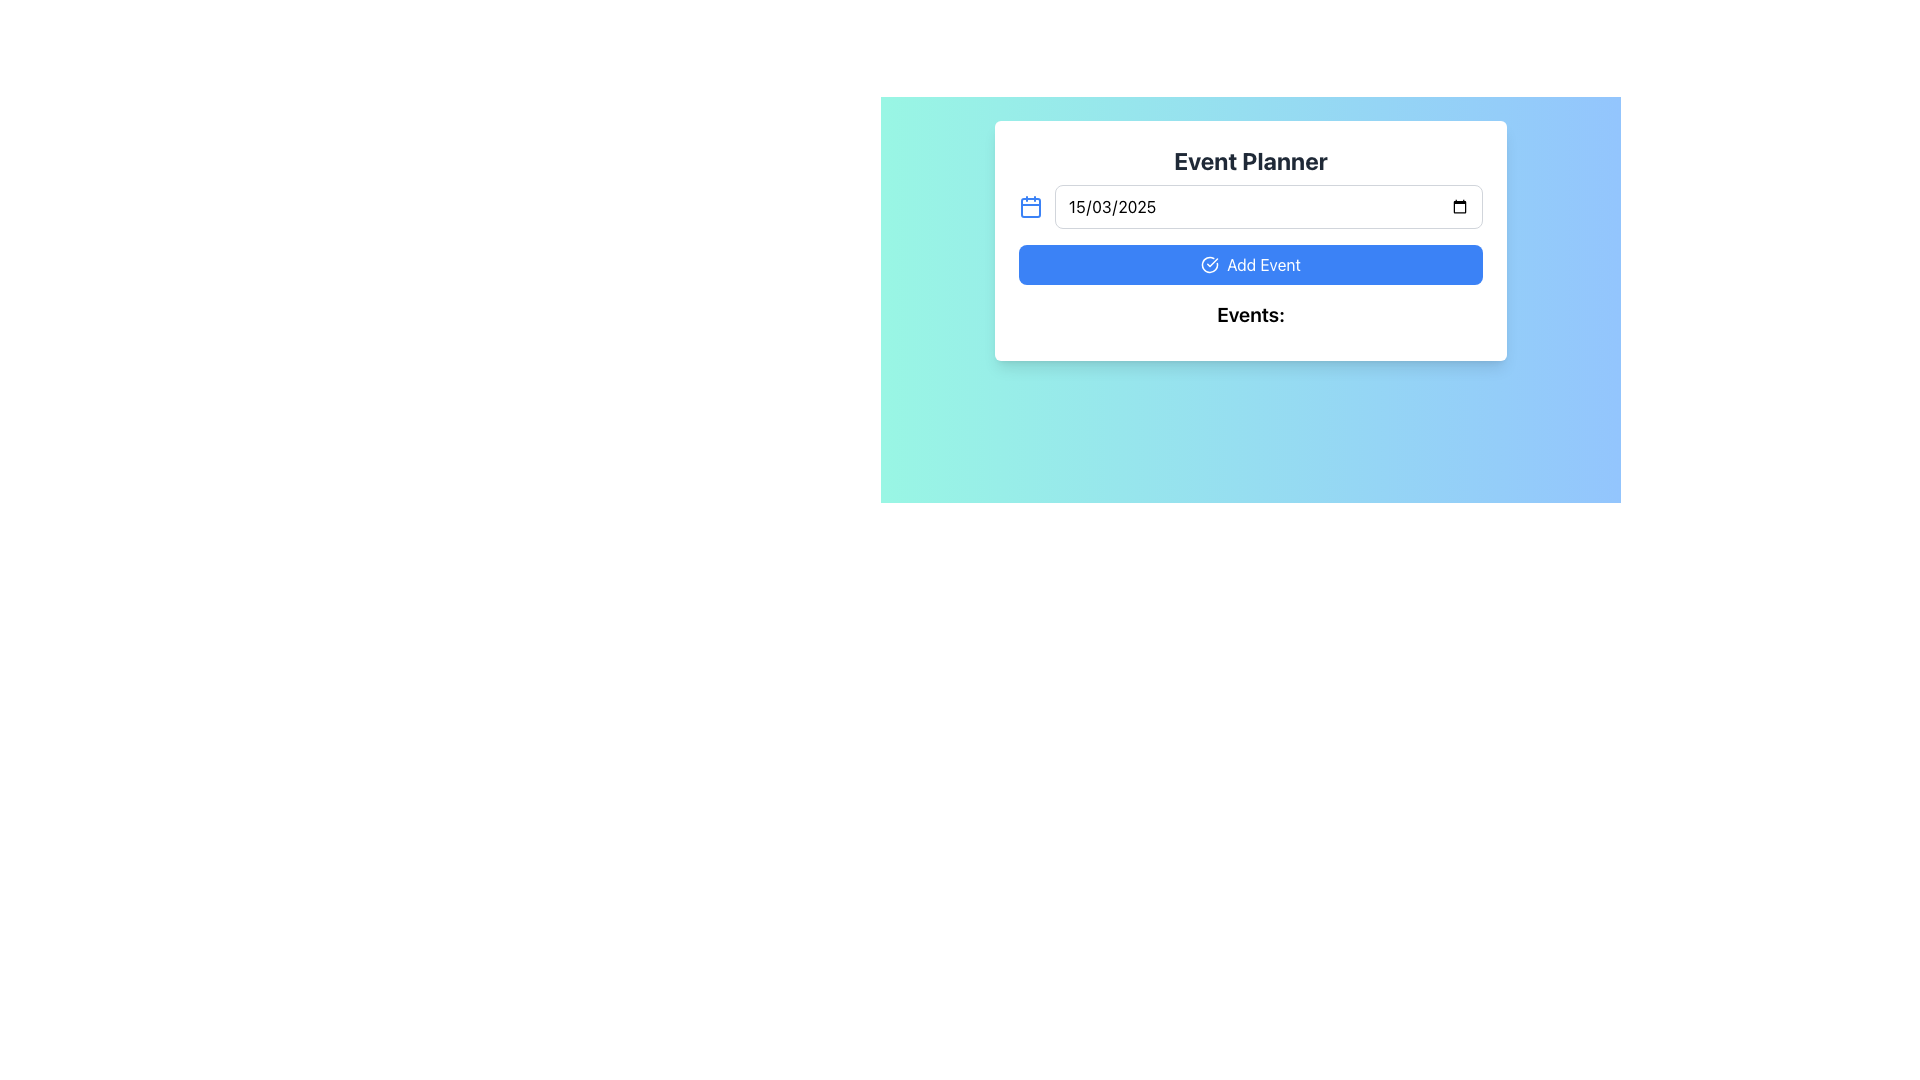 The image size is (1920, 1080). What do you see at coordinates (1031, 207) in the screenshot?
I see `the icon located in the header of the event planner interface, which is to the left of the date input field` at bounding box center [1031, 207].